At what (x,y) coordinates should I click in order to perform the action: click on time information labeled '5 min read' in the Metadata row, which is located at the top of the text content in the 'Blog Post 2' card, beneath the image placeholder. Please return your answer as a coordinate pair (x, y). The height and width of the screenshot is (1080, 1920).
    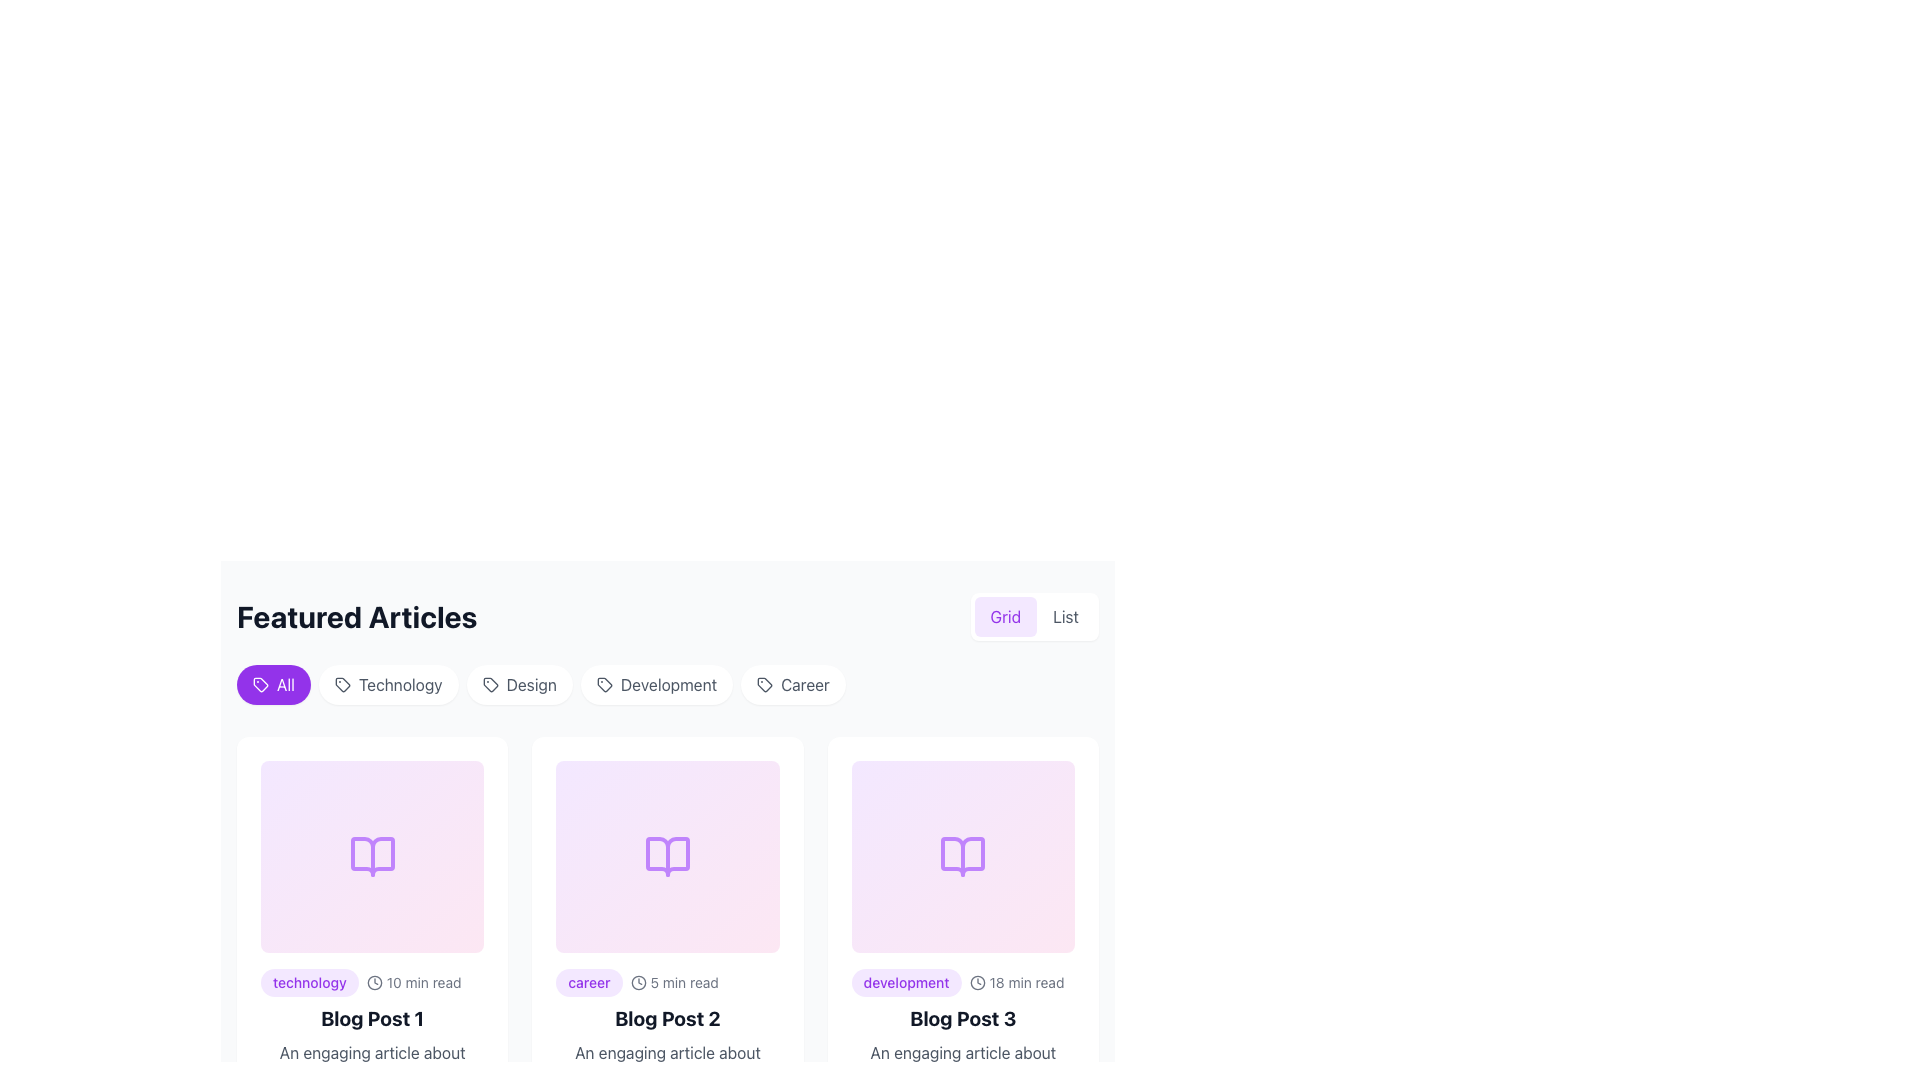
    Looking at the image, I should click on (667, 982).